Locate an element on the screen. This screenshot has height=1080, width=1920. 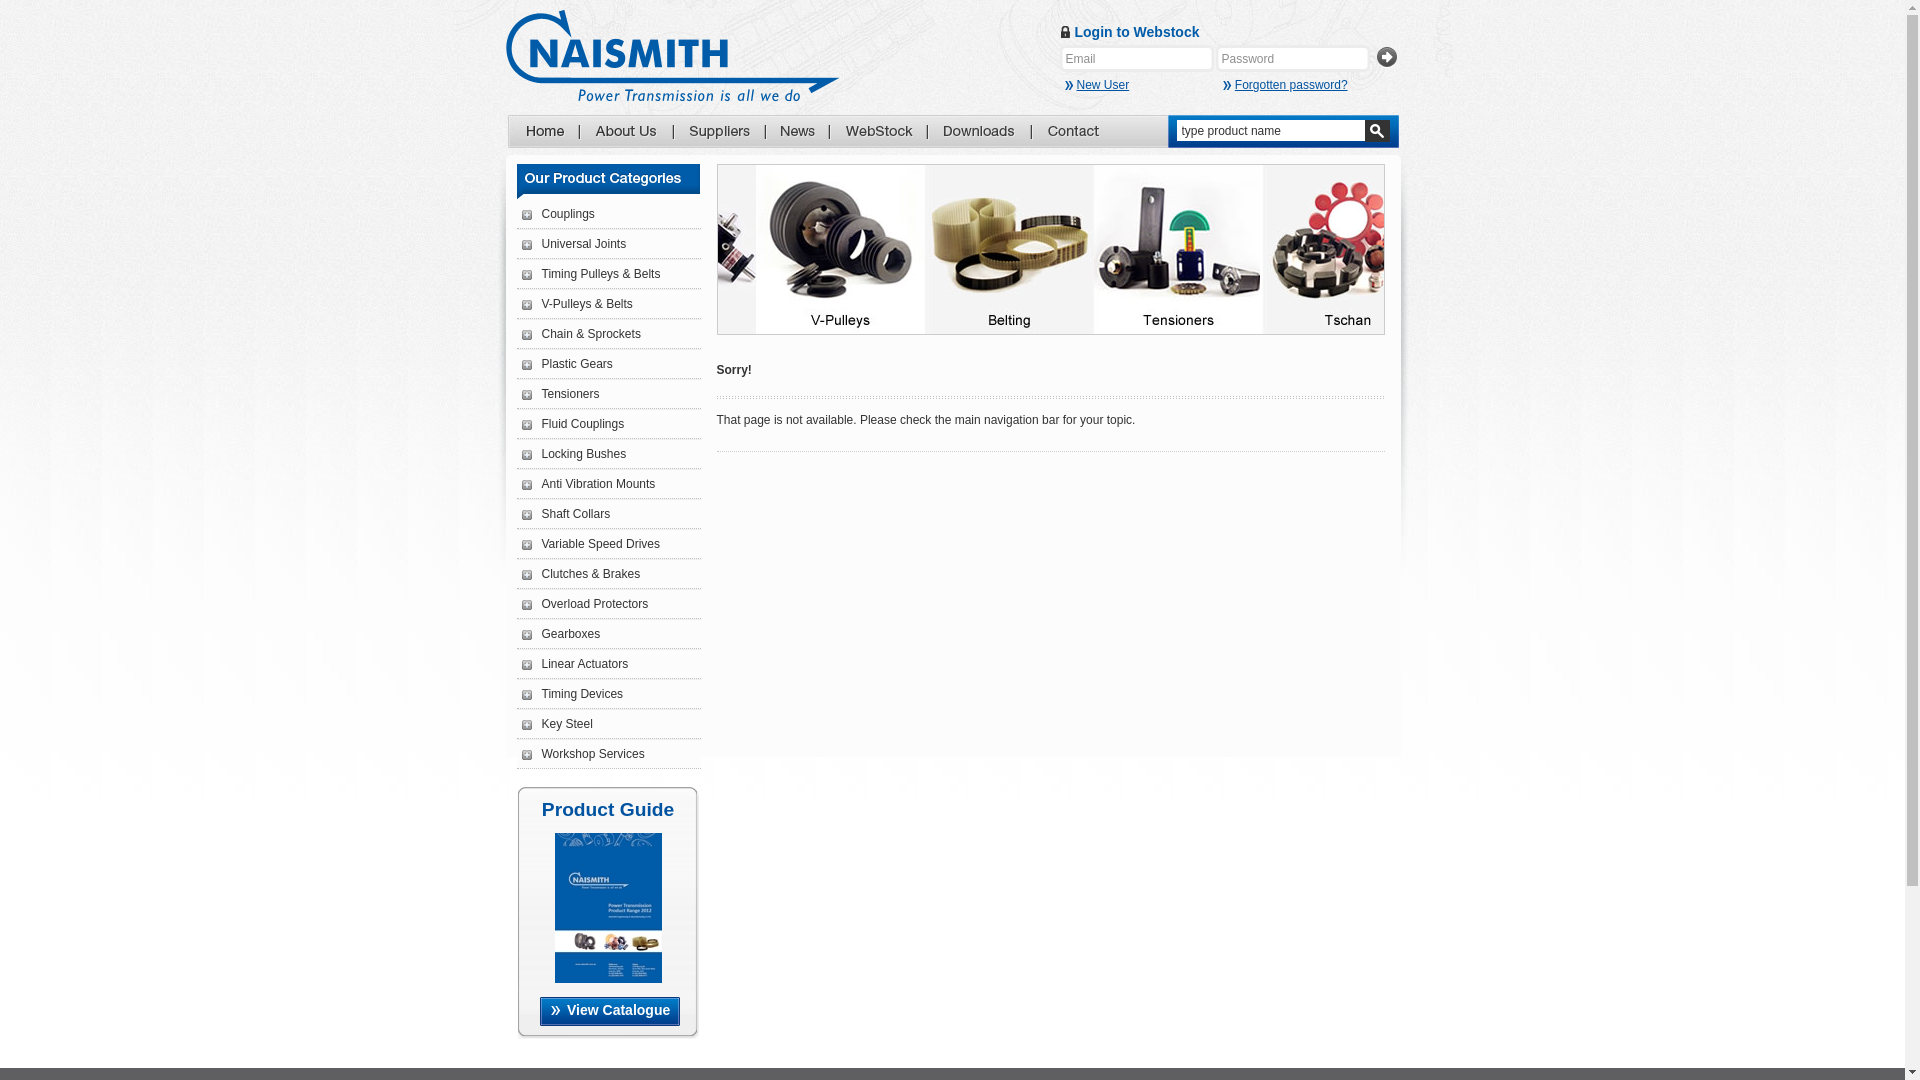
'Downloads' is located at coordinates (979, 131).